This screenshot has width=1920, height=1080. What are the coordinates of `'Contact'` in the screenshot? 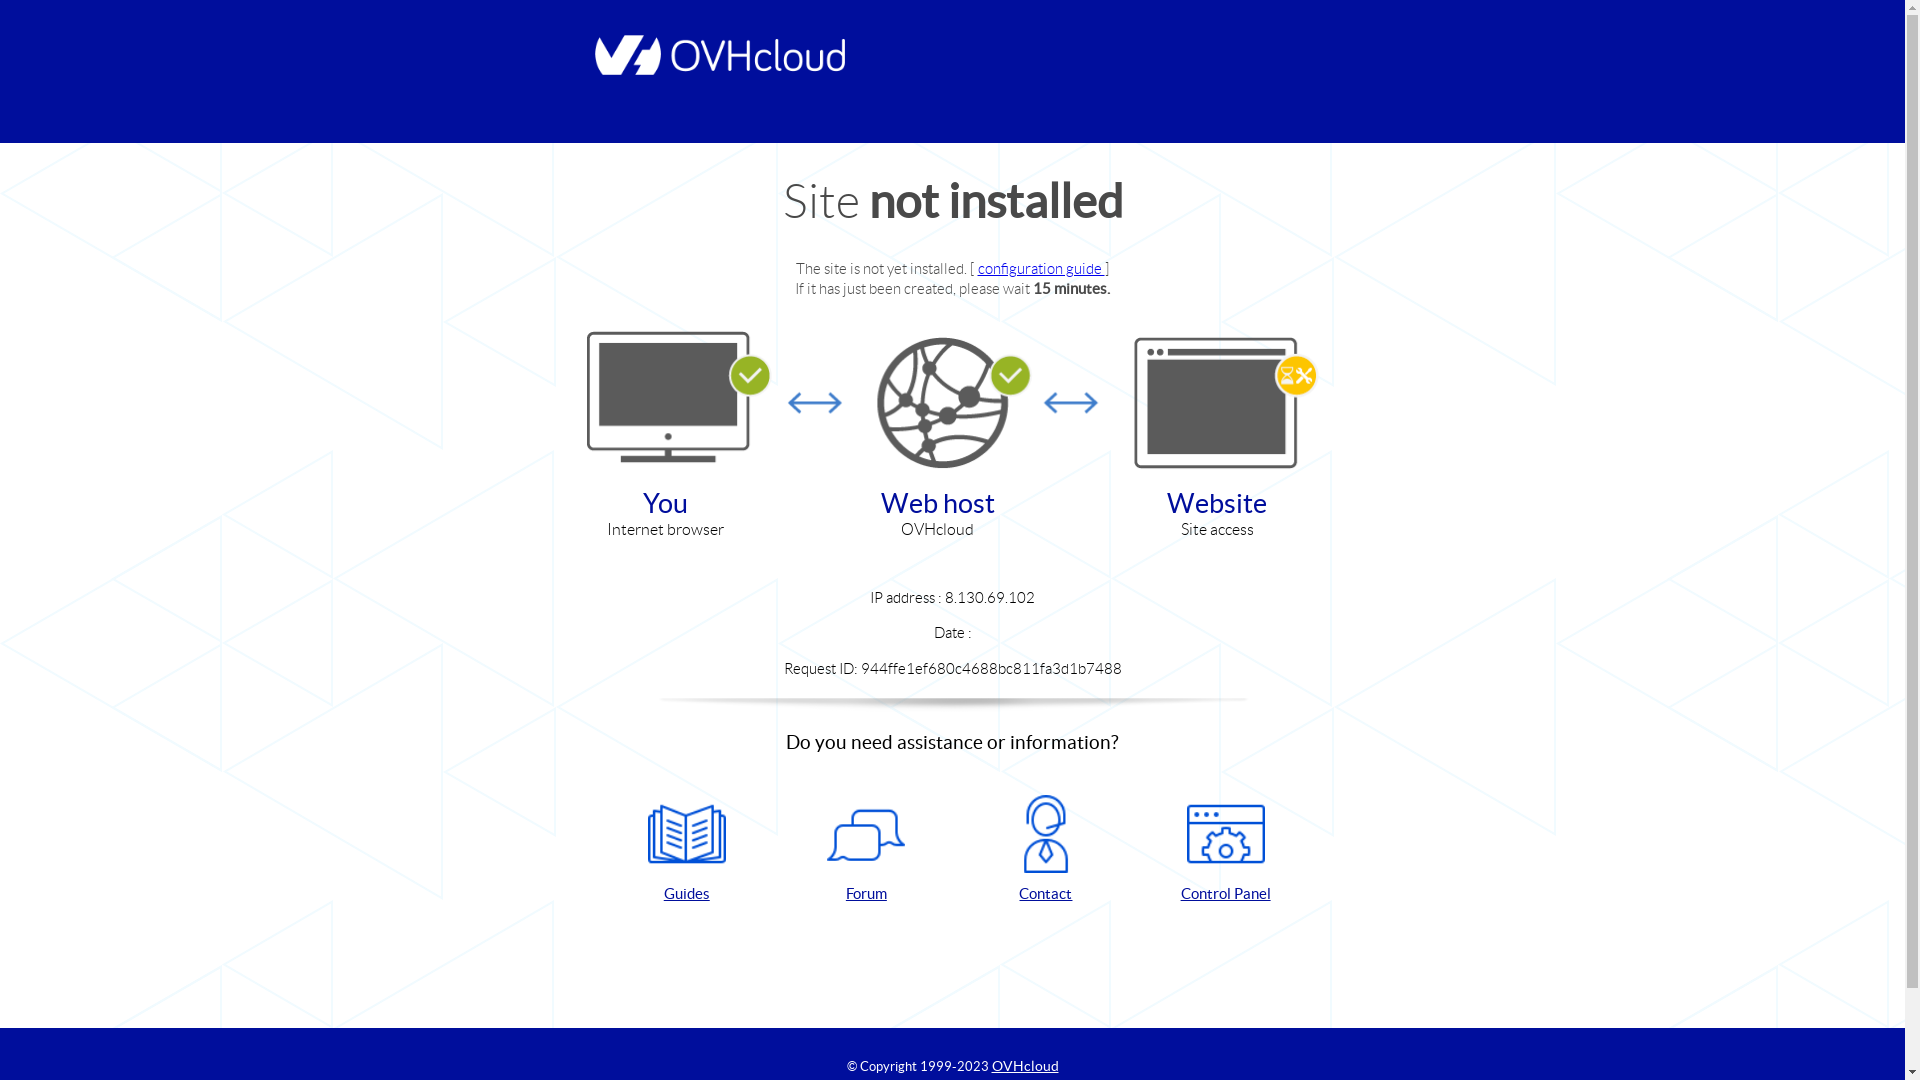 It's located at (1045, 849).